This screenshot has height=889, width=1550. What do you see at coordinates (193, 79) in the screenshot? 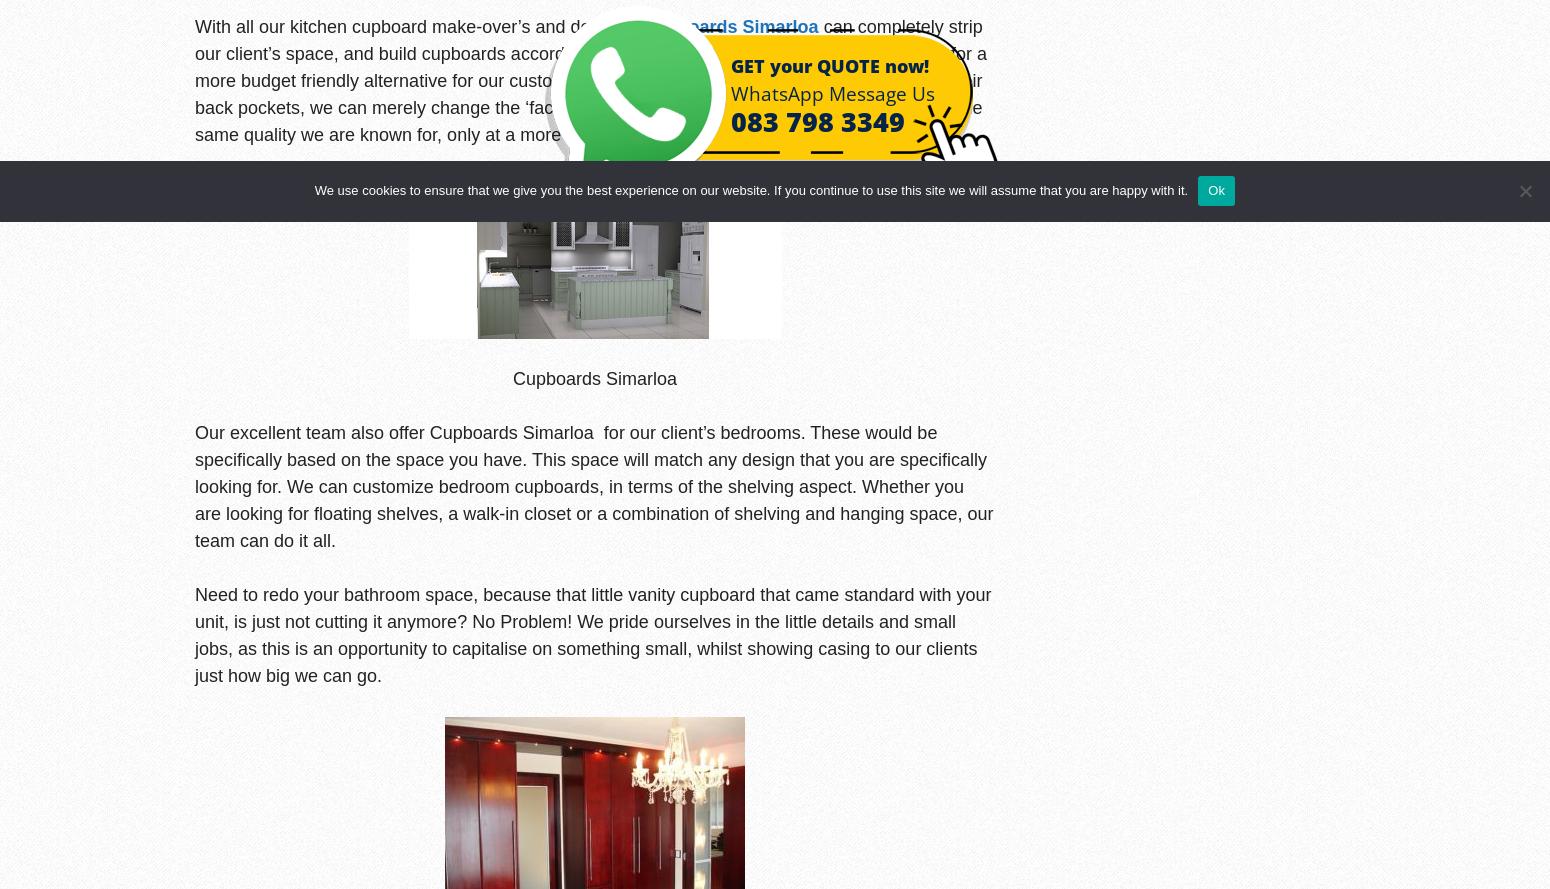
I see `'can completely strip our client’s space, and build cupboards according to new measurements, style and colours. Or for a more budget friendly alternative for our customers who are looking for quality without breaking their back pockets, we can merely change the ‘face’ of their existing cupboards. This option provides the same quality we are known for, only at a more affordable alternative.'` at bounding box center [193, 79].